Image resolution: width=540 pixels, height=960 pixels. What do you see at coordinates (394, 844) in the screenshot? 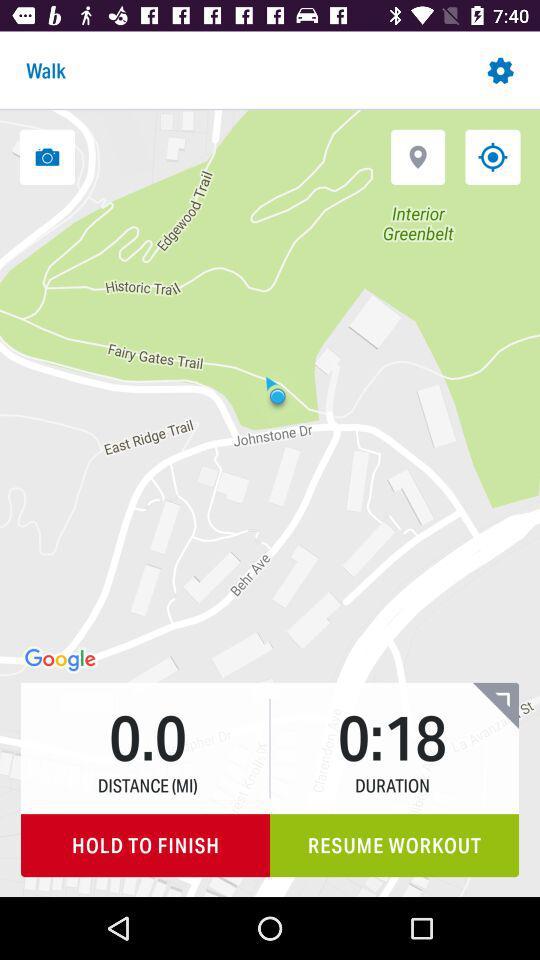
I see `resume workout` at bounding box center [394, 844].